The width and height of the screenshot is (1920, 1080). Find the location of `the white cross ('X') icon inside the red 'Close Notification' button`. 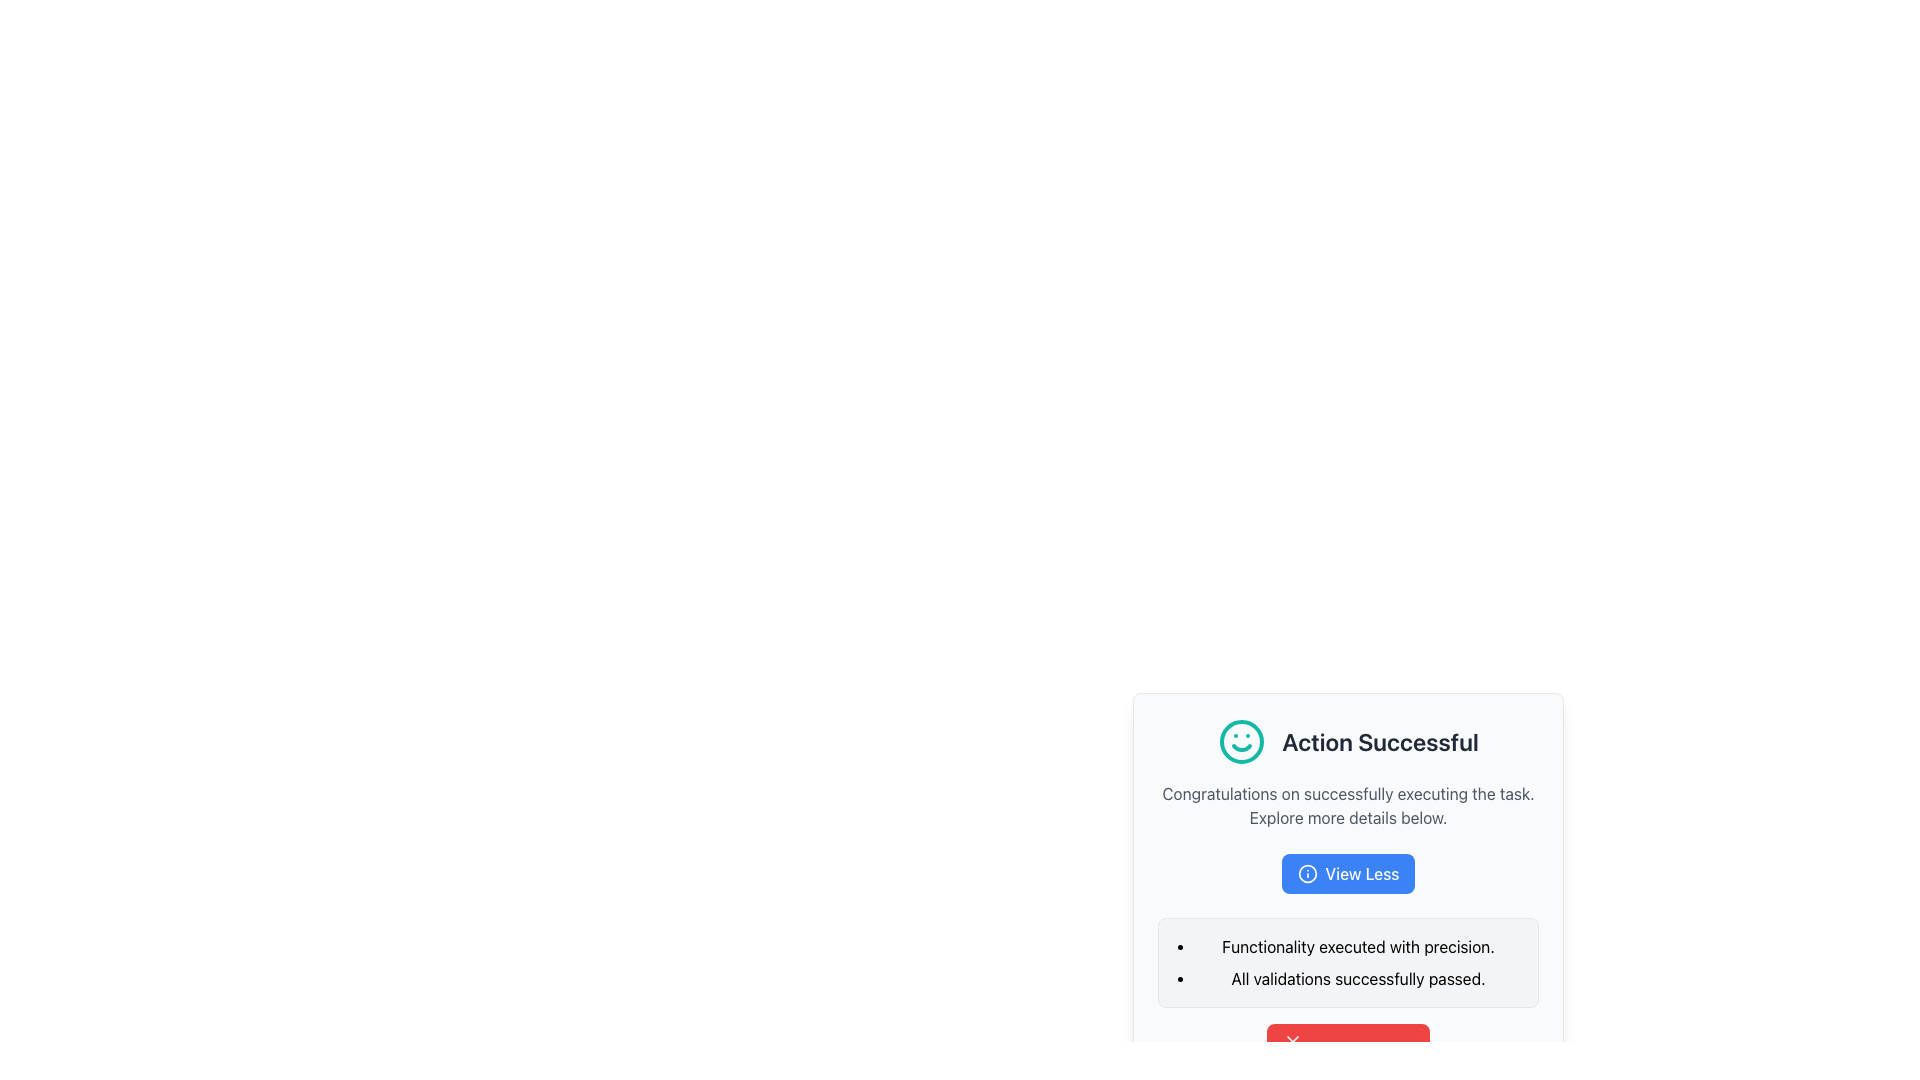

the white cross ('X') icon inside the red 'Close Notification' button is located at coordinates (1292, 1040).